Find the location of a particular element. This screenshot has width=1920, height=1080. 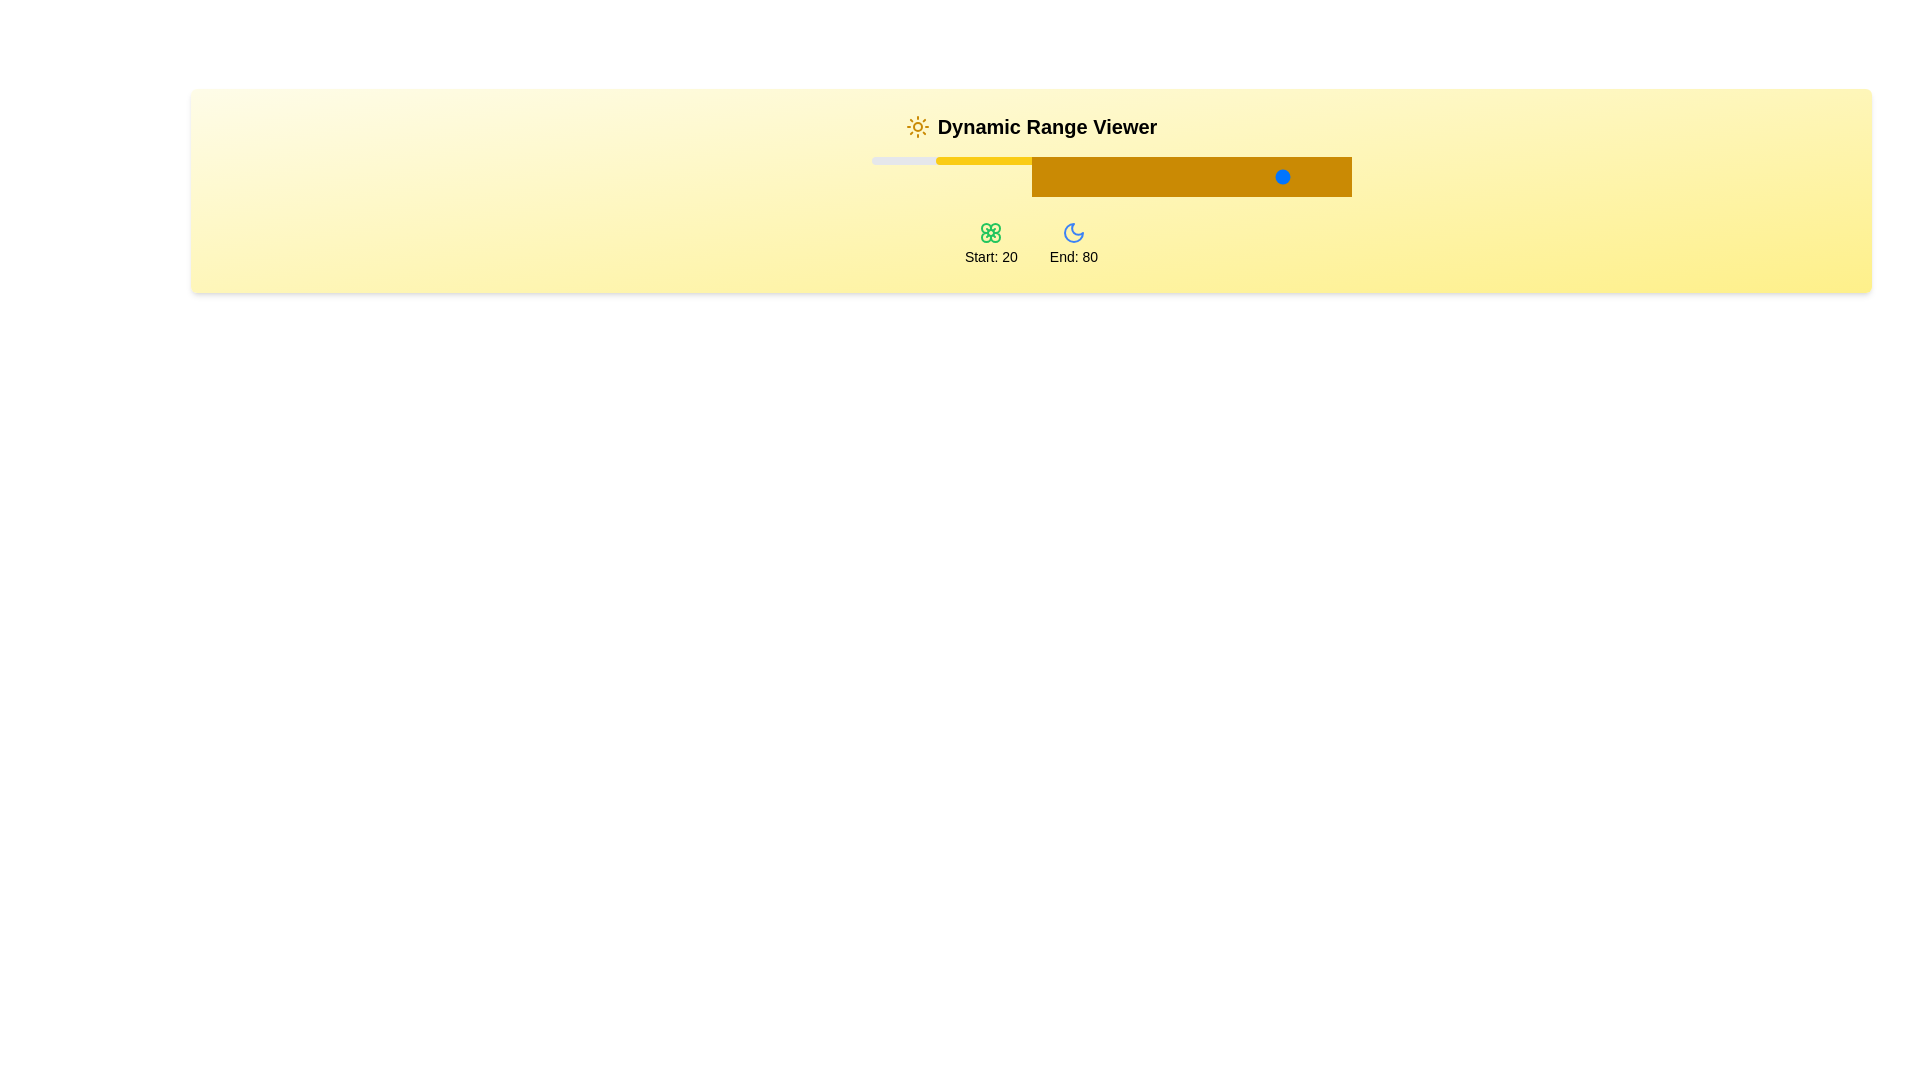

the slider value is located at coordinates (1121, 176).